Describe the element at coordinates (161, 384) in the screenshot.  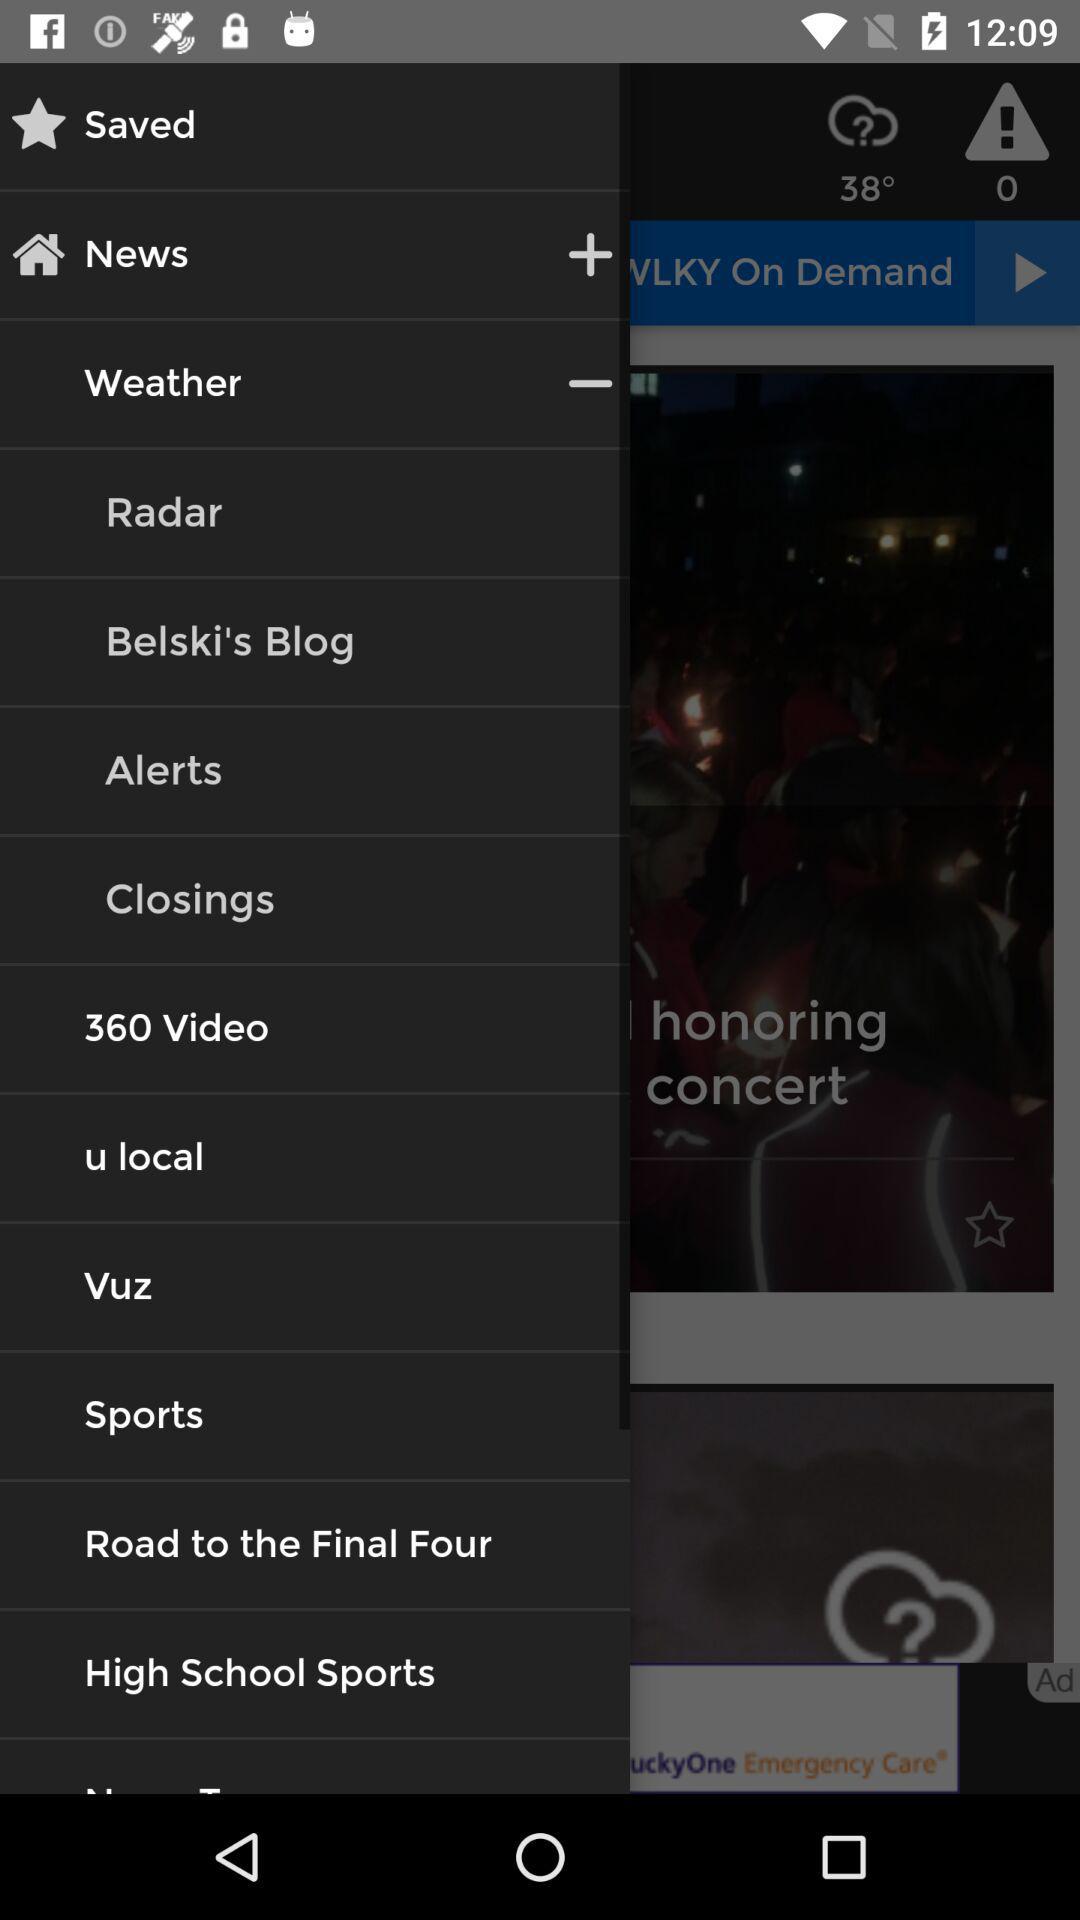
I see `the button weather on the web page` at that location.